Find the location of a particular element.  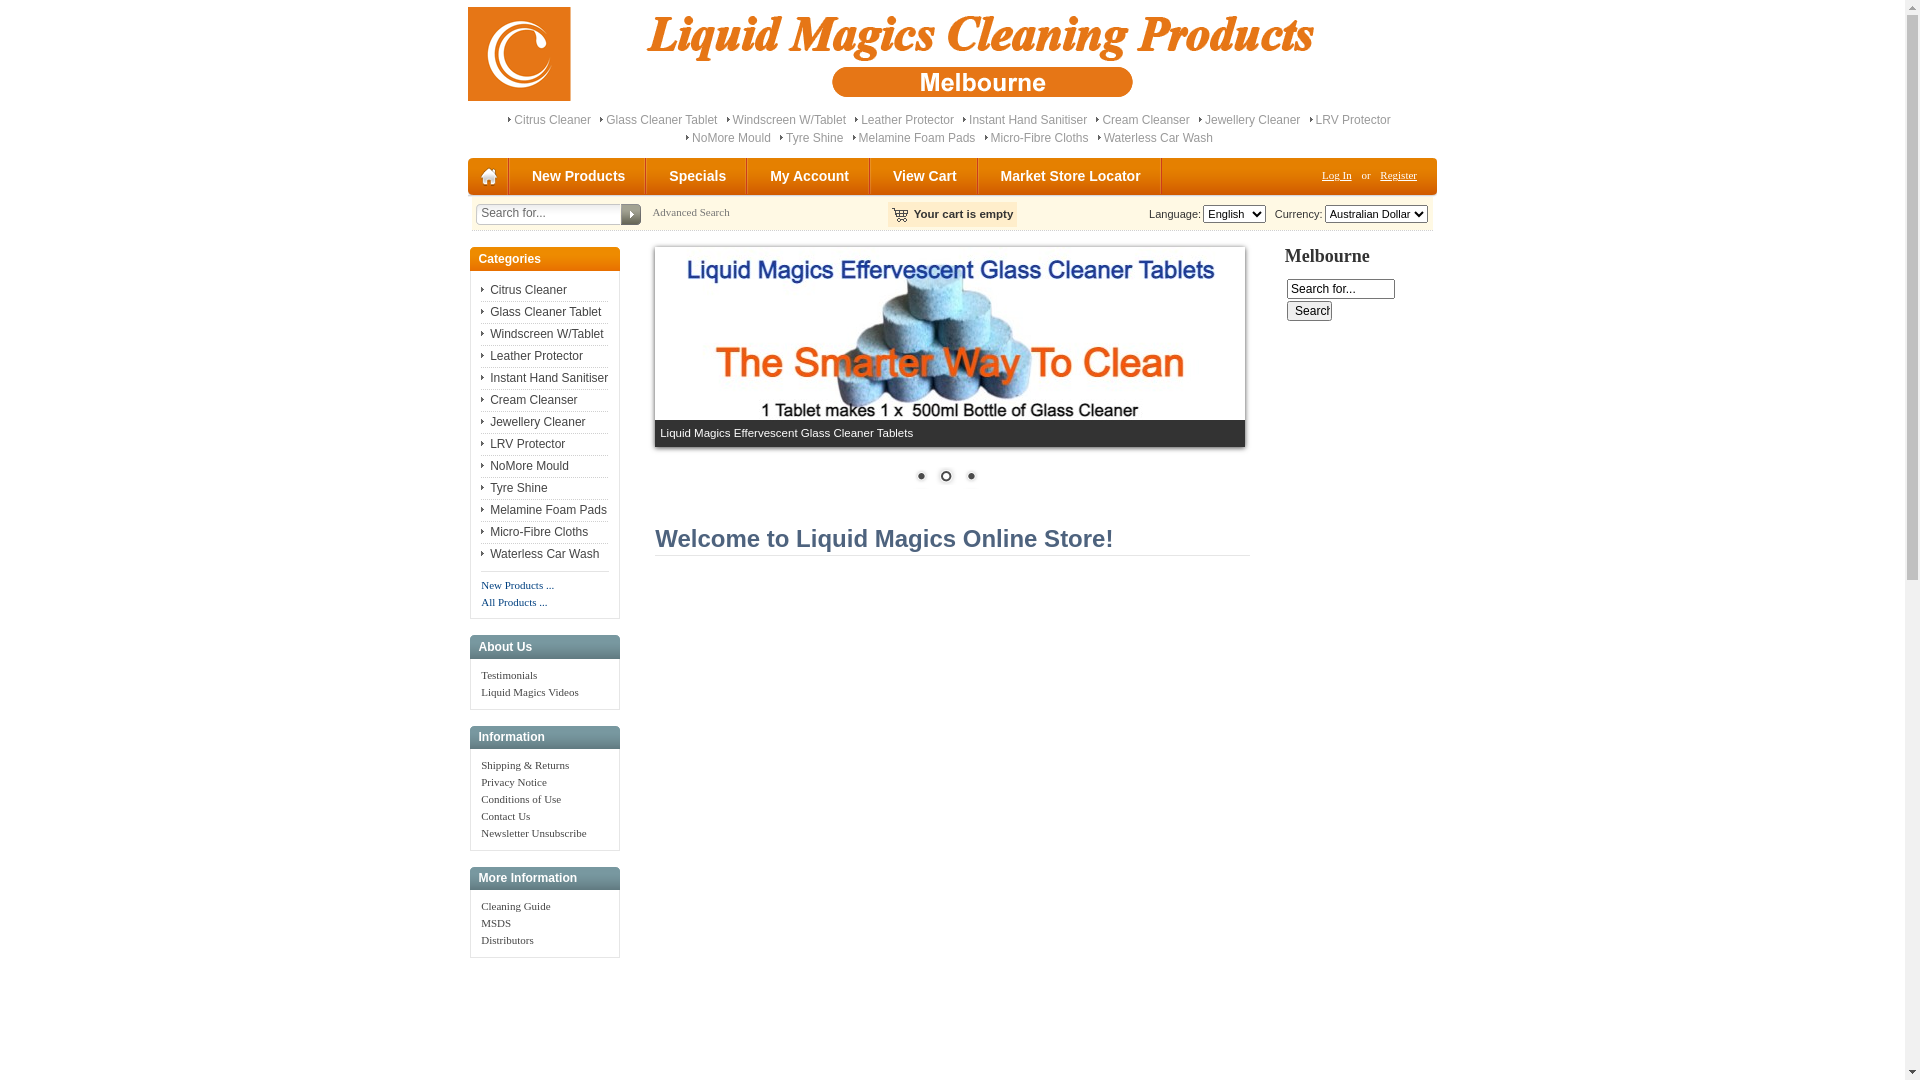

'Specials' is located at coordinates (698, 175).